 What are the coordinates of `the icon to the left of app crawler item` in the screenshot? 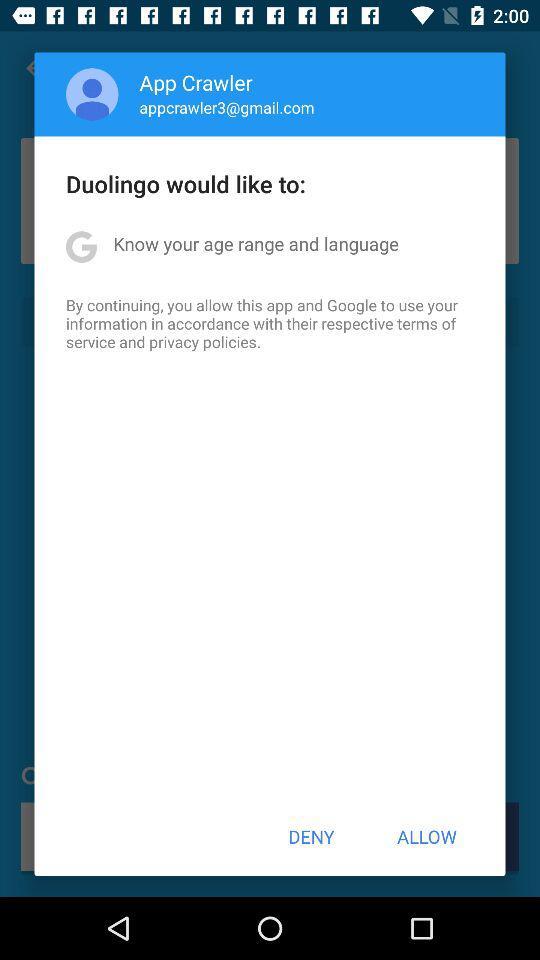 It's located at (91, 94).